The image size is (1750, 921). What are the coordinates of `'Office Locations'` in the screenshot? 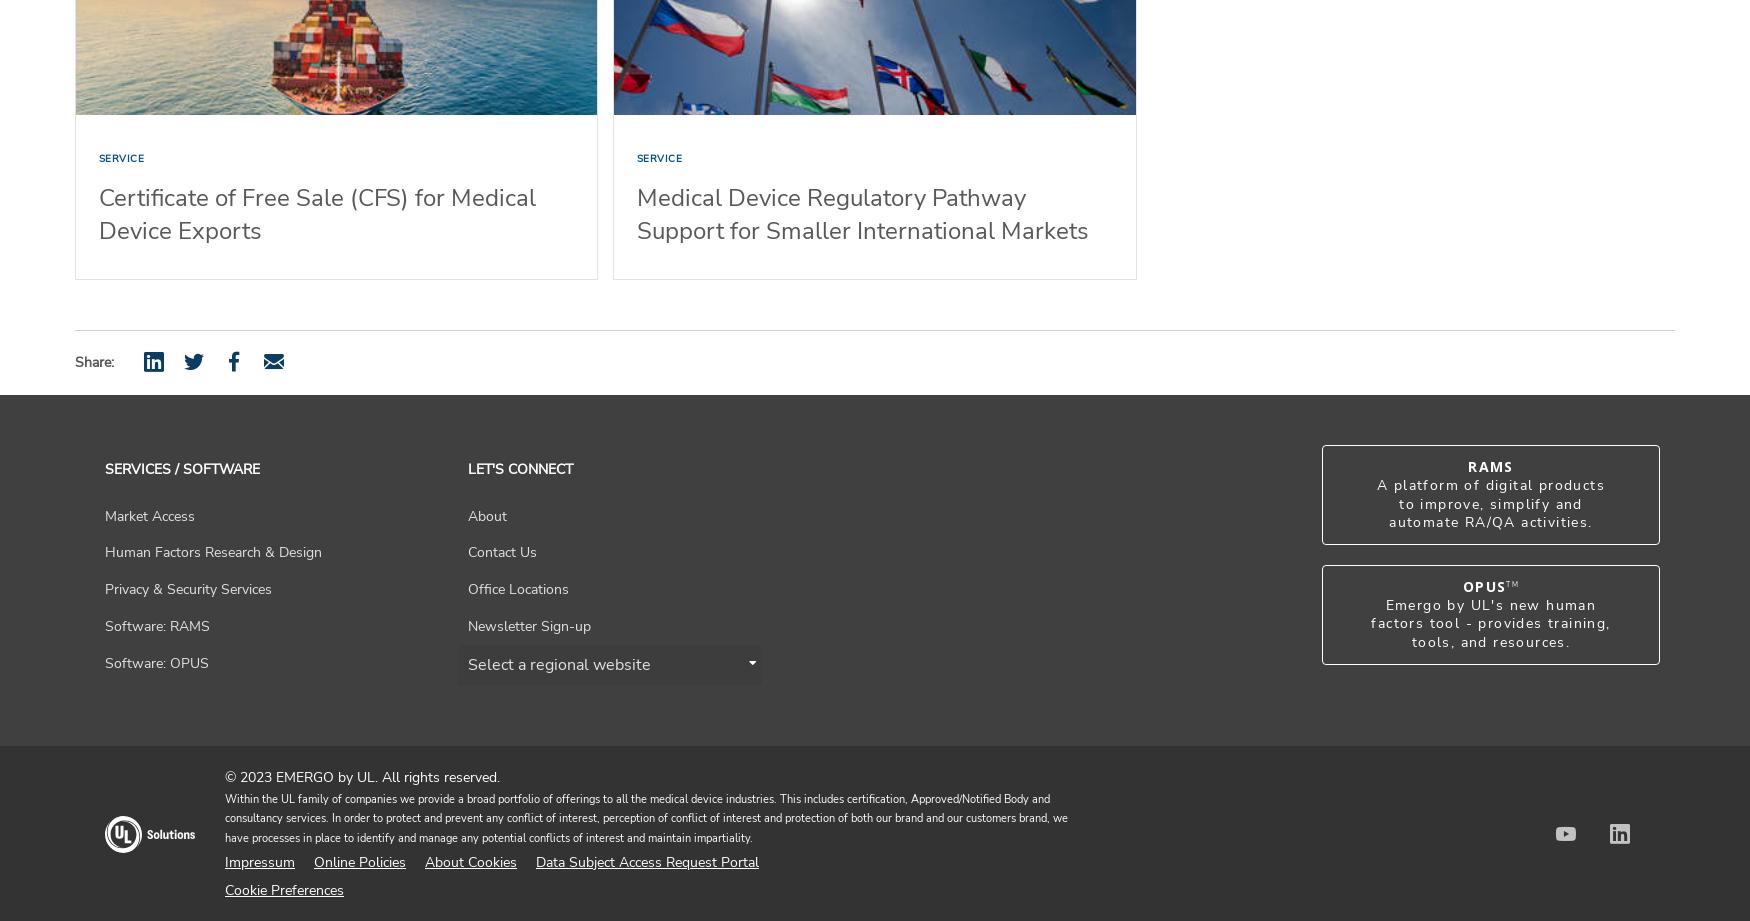 It's located at (516, 588).